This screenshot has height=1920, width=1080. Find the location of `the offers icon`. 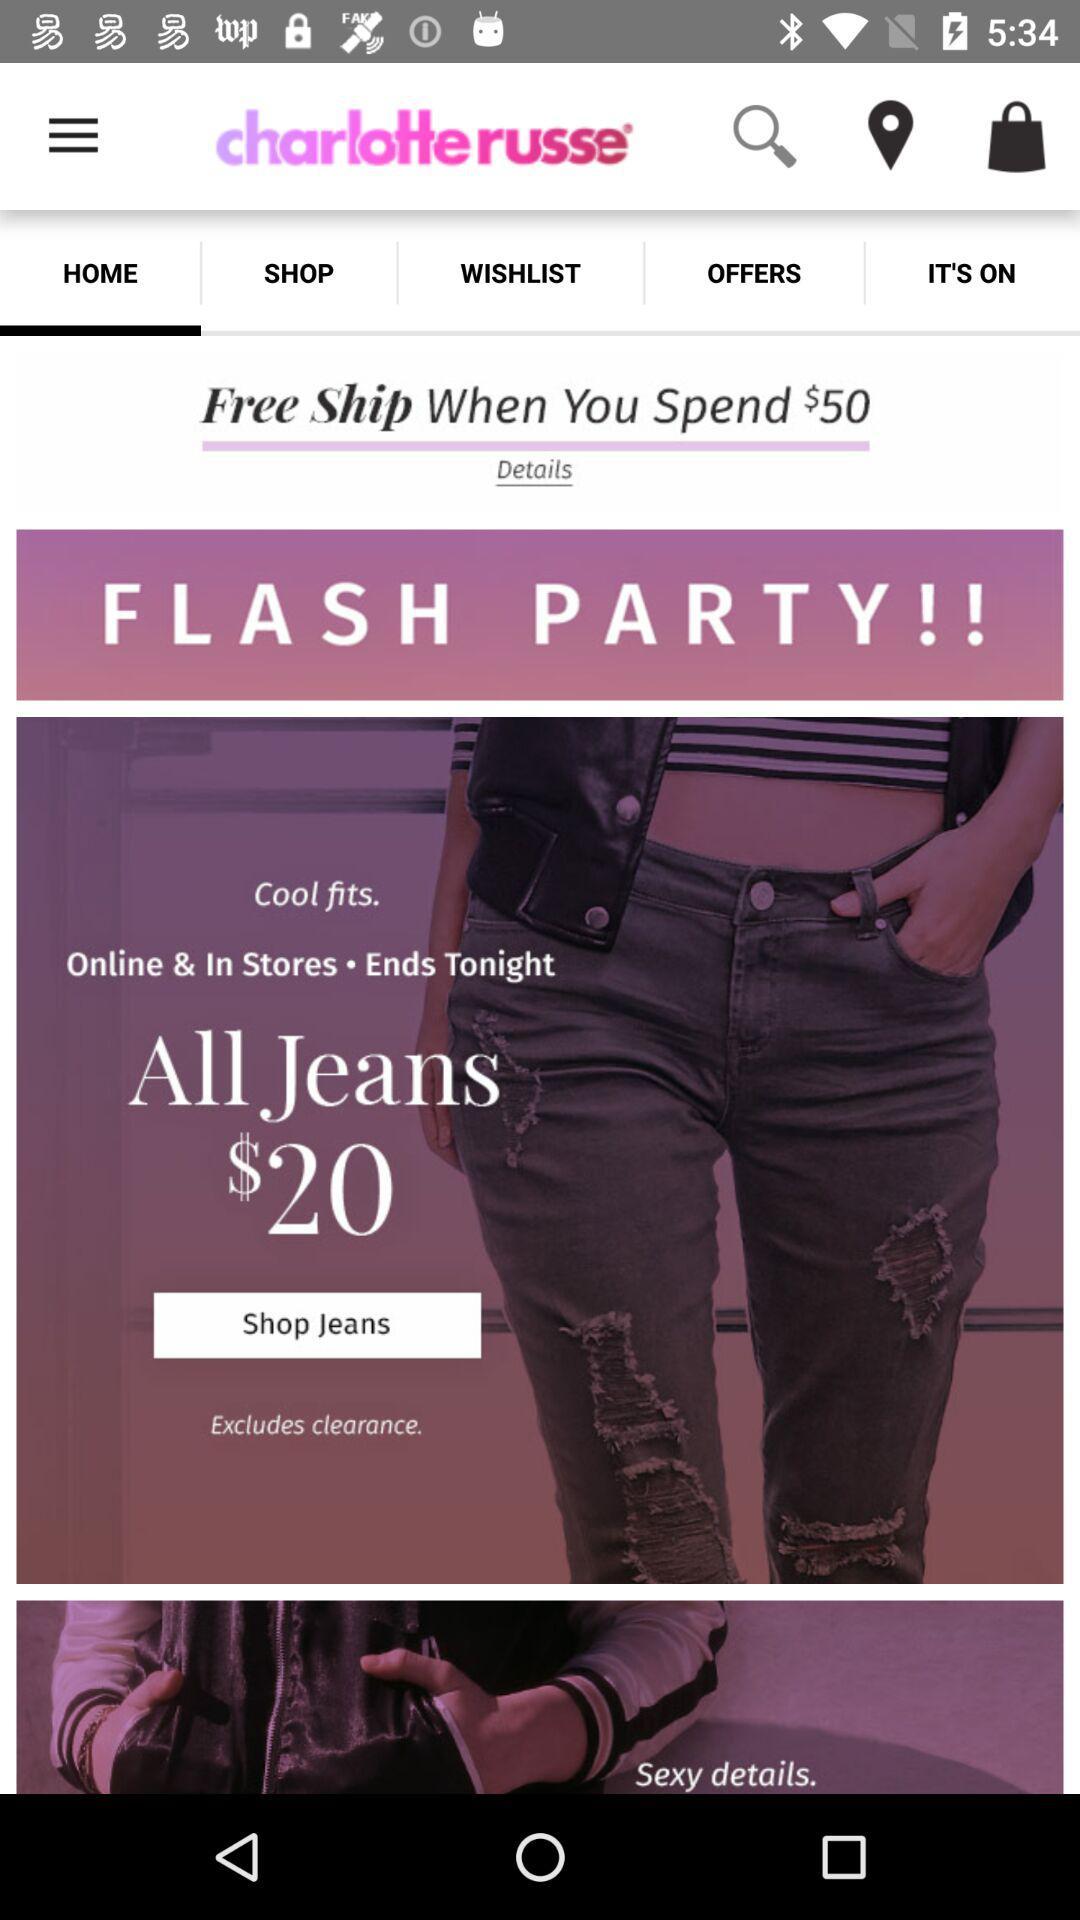

the offers icon is located at coordinates (754, 272).